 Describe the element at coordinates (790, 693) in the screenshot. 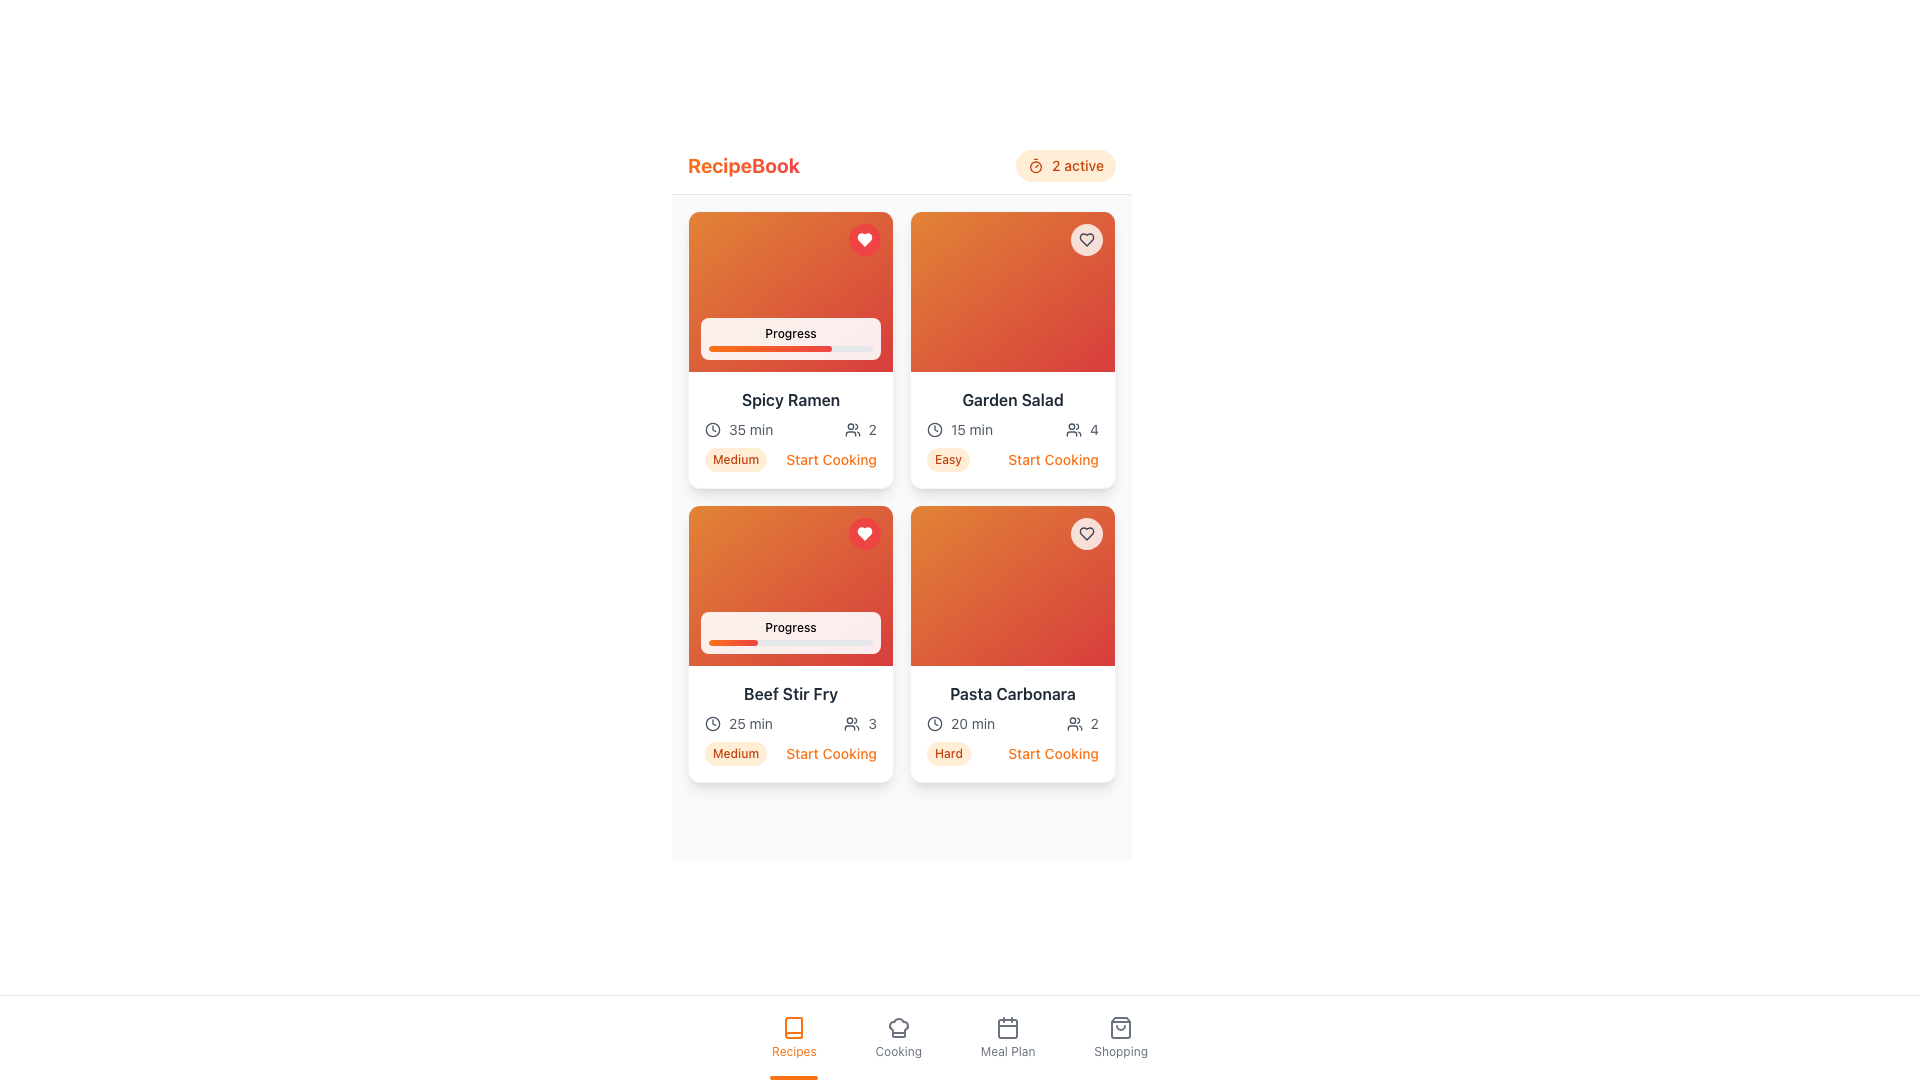

I see `the text label displaying 'Beef Stir Fry' in bold dark-gray font, located in the bottom left quadrant of the recipe card layout` at that location.